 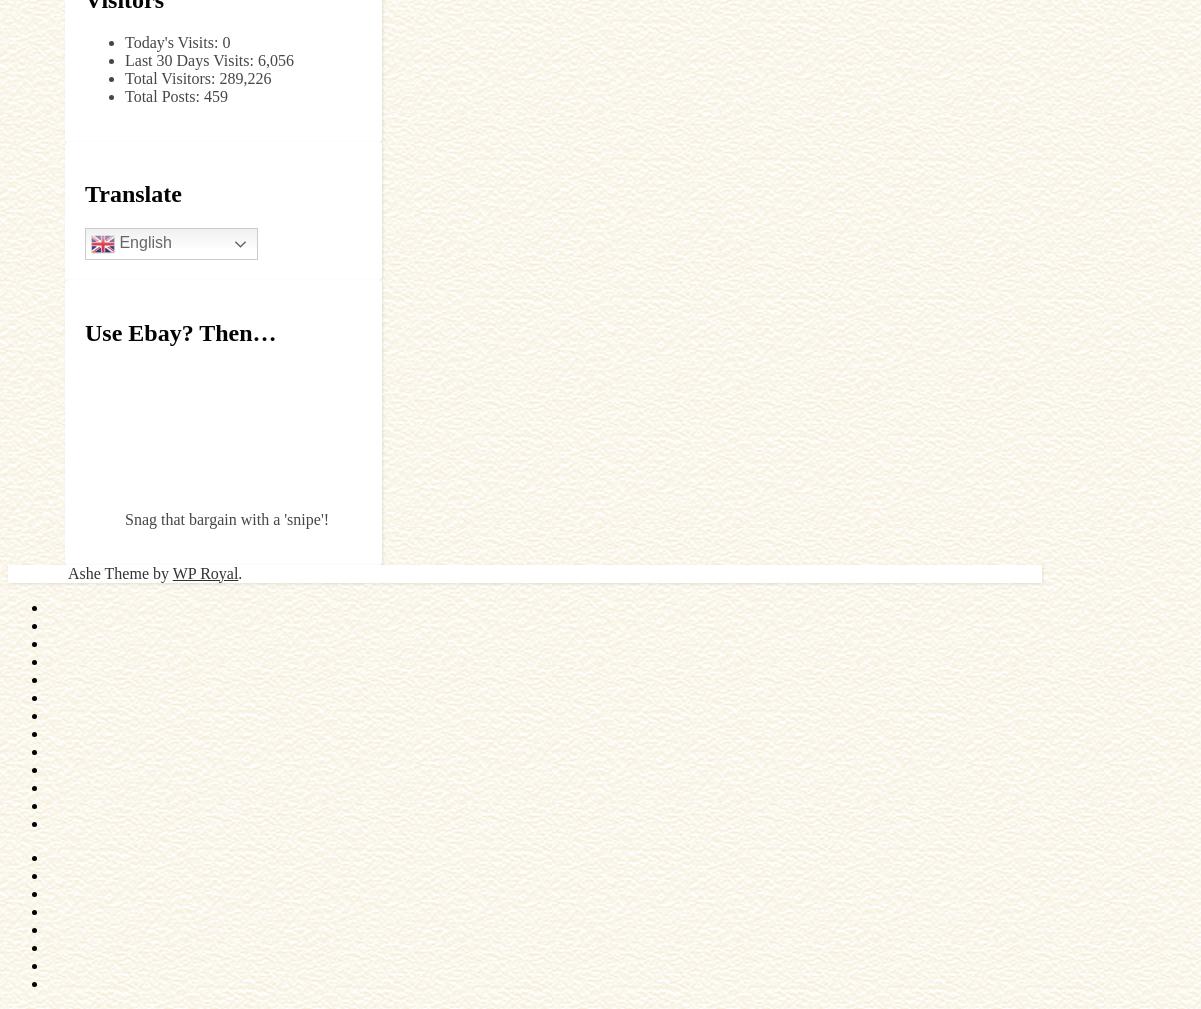 What do you see at coordinates (220, 40) in the screenshot?
I see `'0'` at bounding box center [220, 40].